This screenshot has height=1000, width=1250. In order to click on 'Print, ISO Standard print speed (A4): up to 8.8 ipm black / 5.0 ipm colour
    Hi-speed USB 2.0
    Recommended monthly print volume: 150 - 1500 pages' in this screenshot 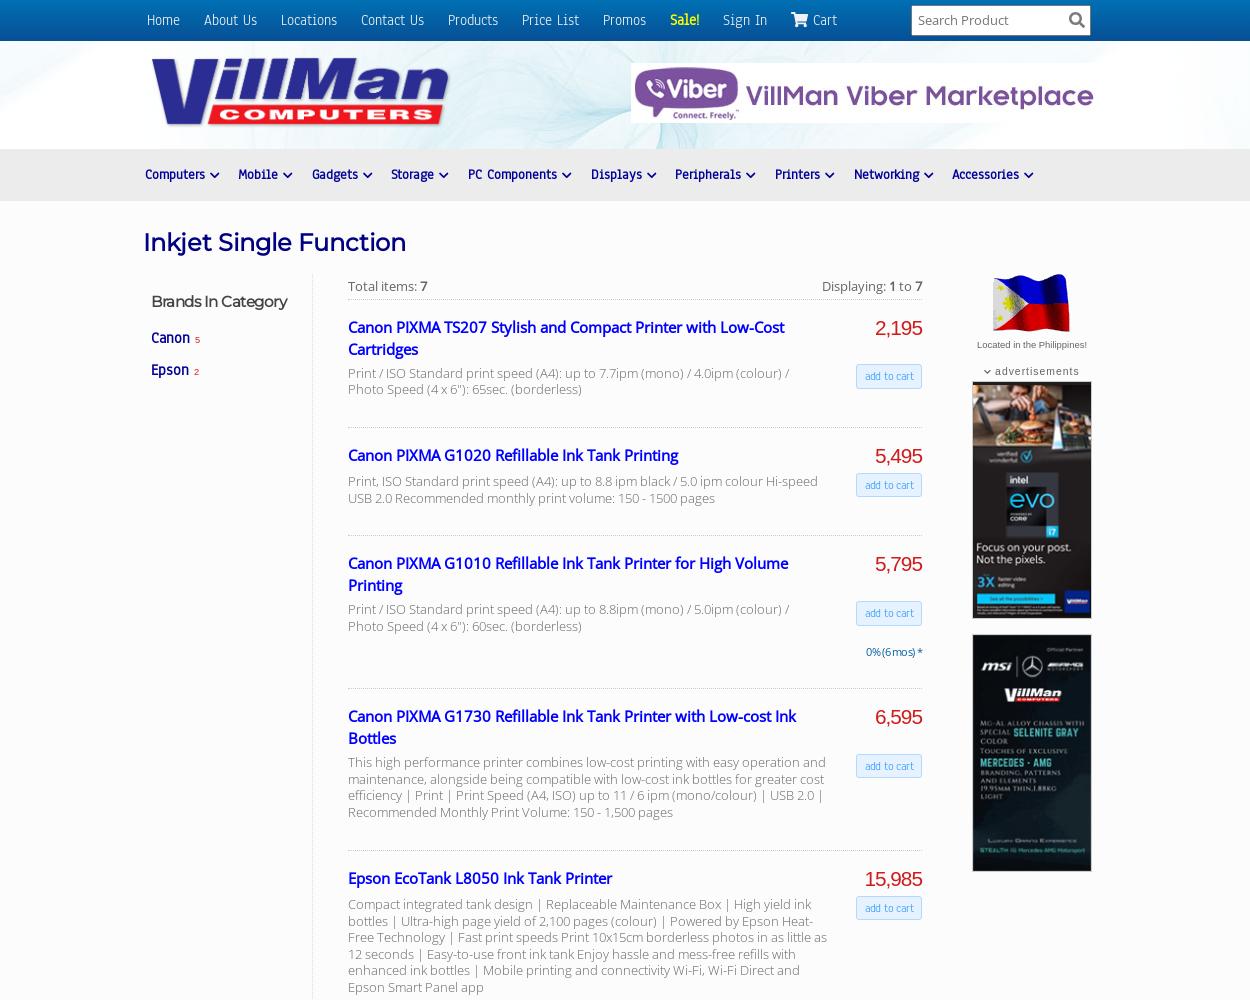, I will do `click(582, 488)`.